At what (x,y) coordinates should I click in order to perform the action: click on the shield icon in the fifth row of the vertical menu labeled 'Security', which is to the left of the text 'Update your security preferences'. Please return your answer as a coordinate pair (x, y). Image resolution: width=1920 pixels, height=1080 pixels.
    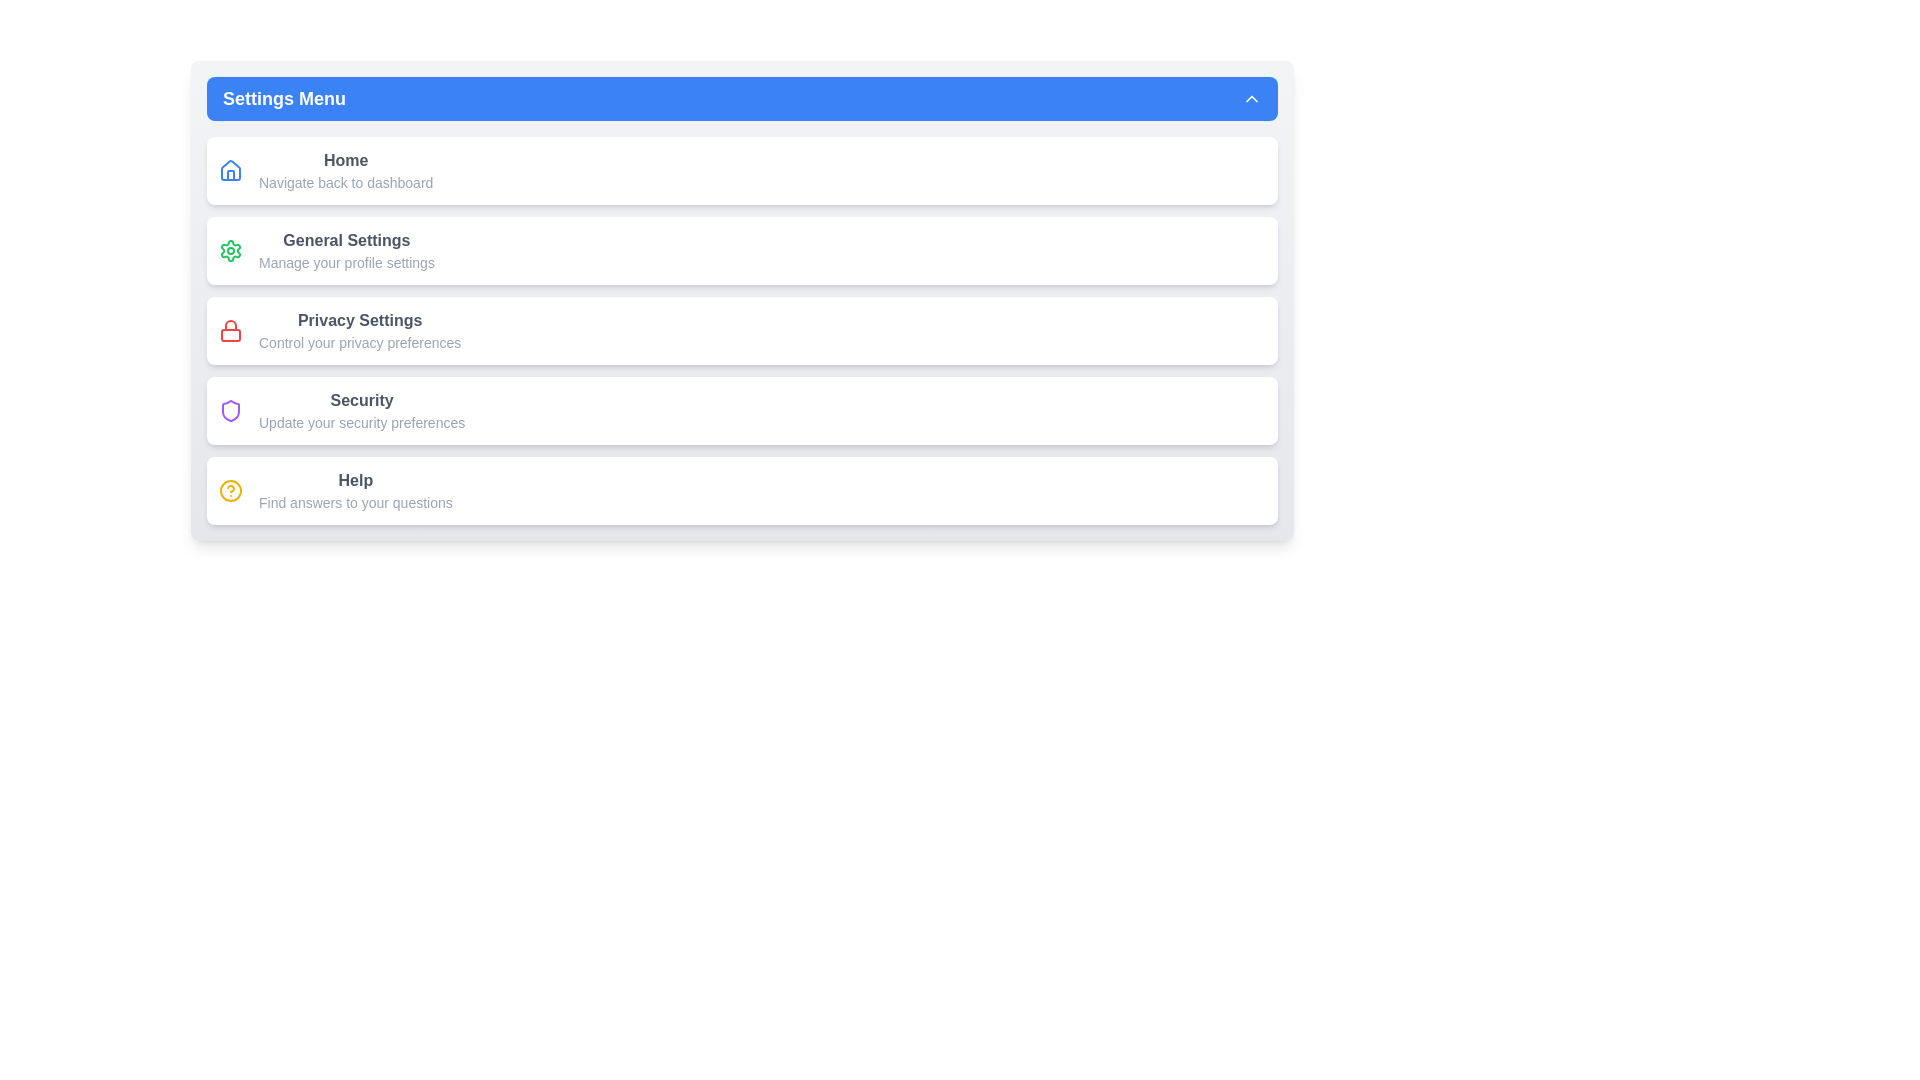
    Looking at the image, I should click on (230, 410).